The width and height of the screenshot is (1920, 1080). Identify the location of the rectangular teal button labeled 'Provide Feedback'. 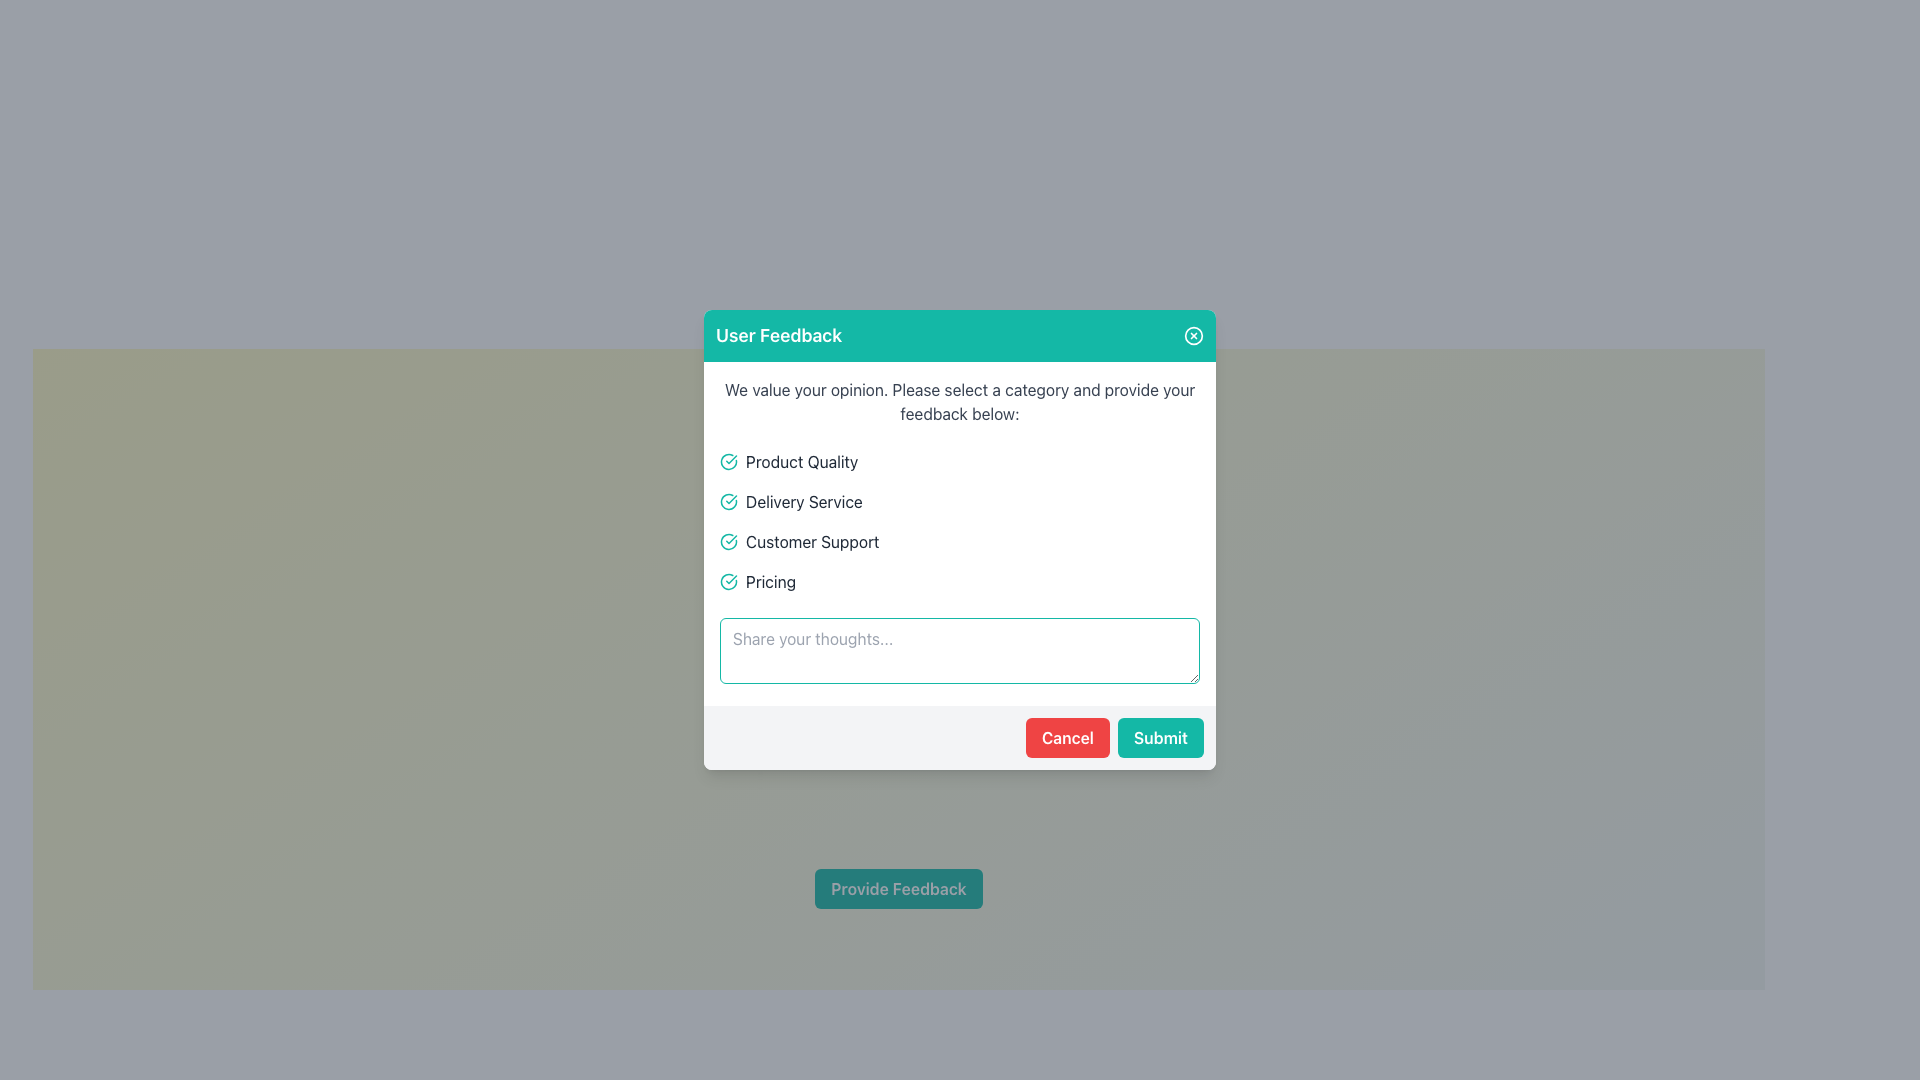
(897, 887).